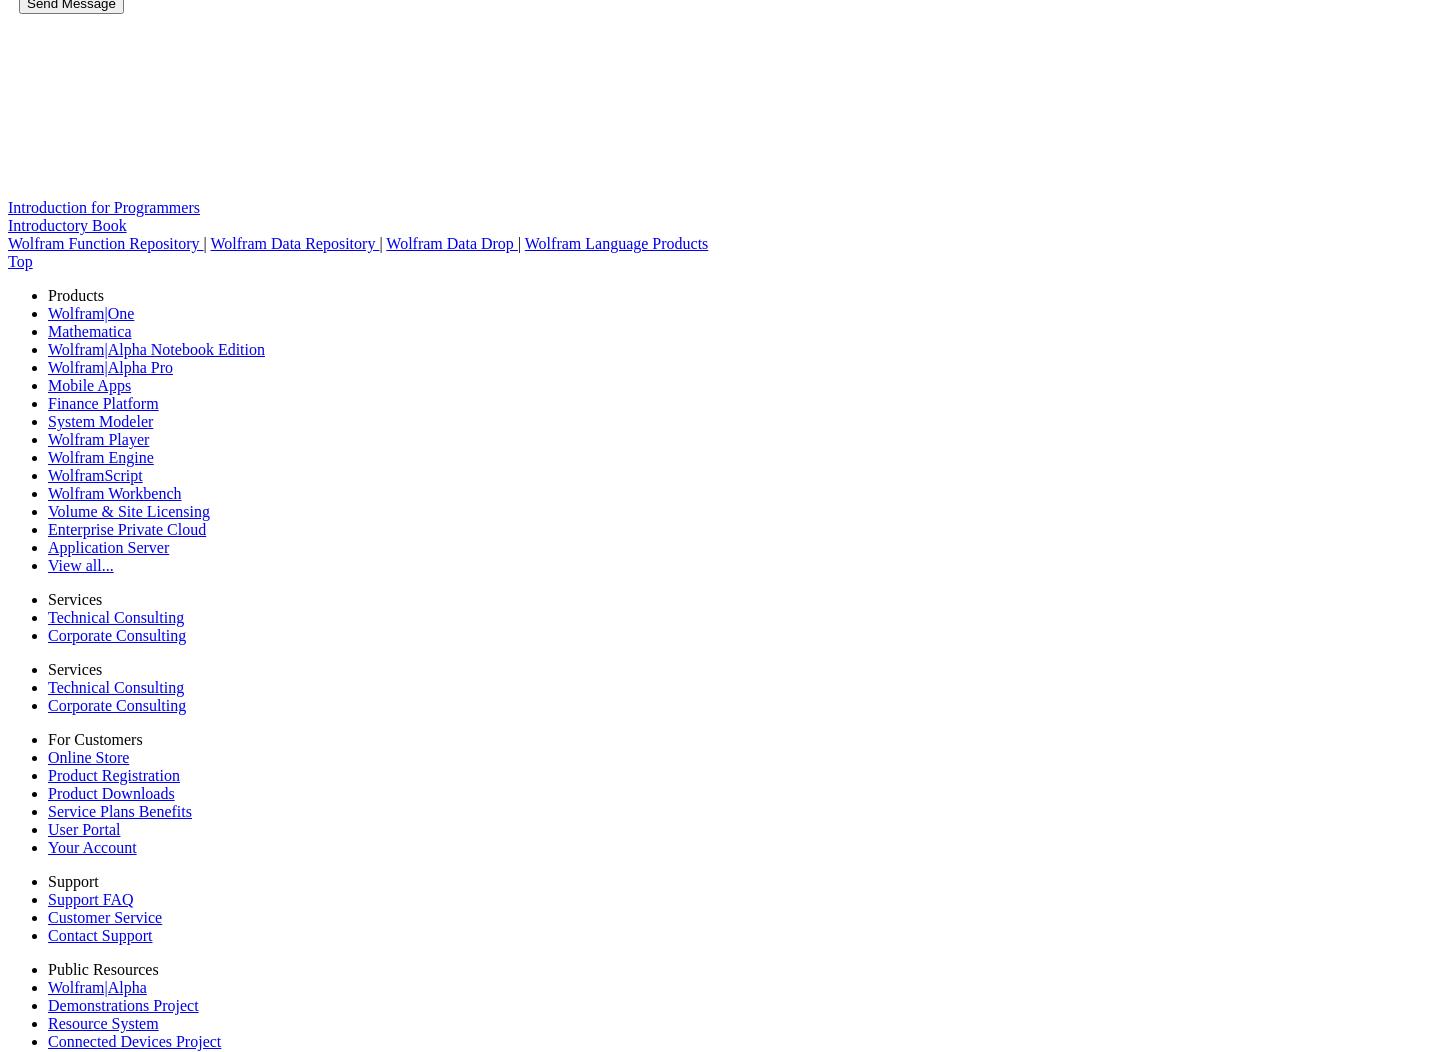  What do you see at coordinates (66, 224) in the screenshot?
I see `'Introductory Book'` at bounding box center [66, 224].